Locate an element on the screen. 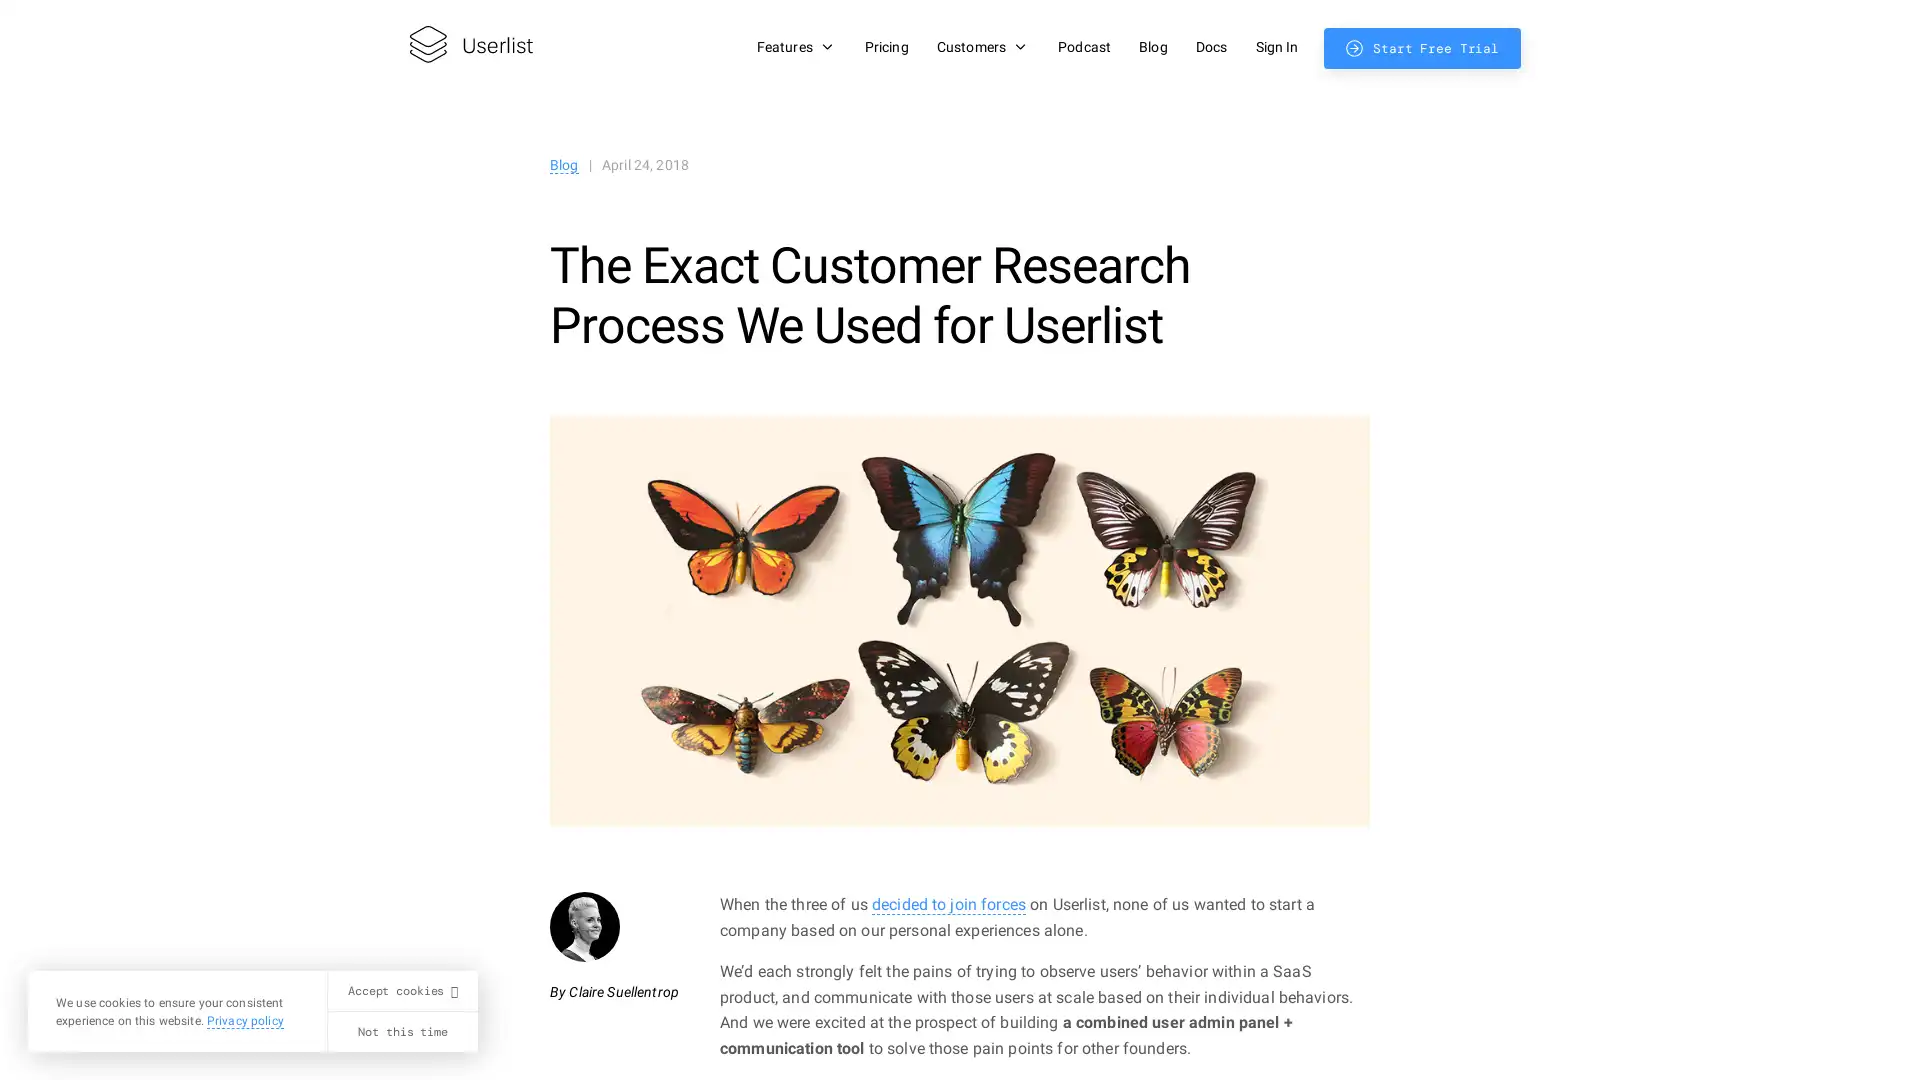  Not this time is located at coordinates (401, 1032).